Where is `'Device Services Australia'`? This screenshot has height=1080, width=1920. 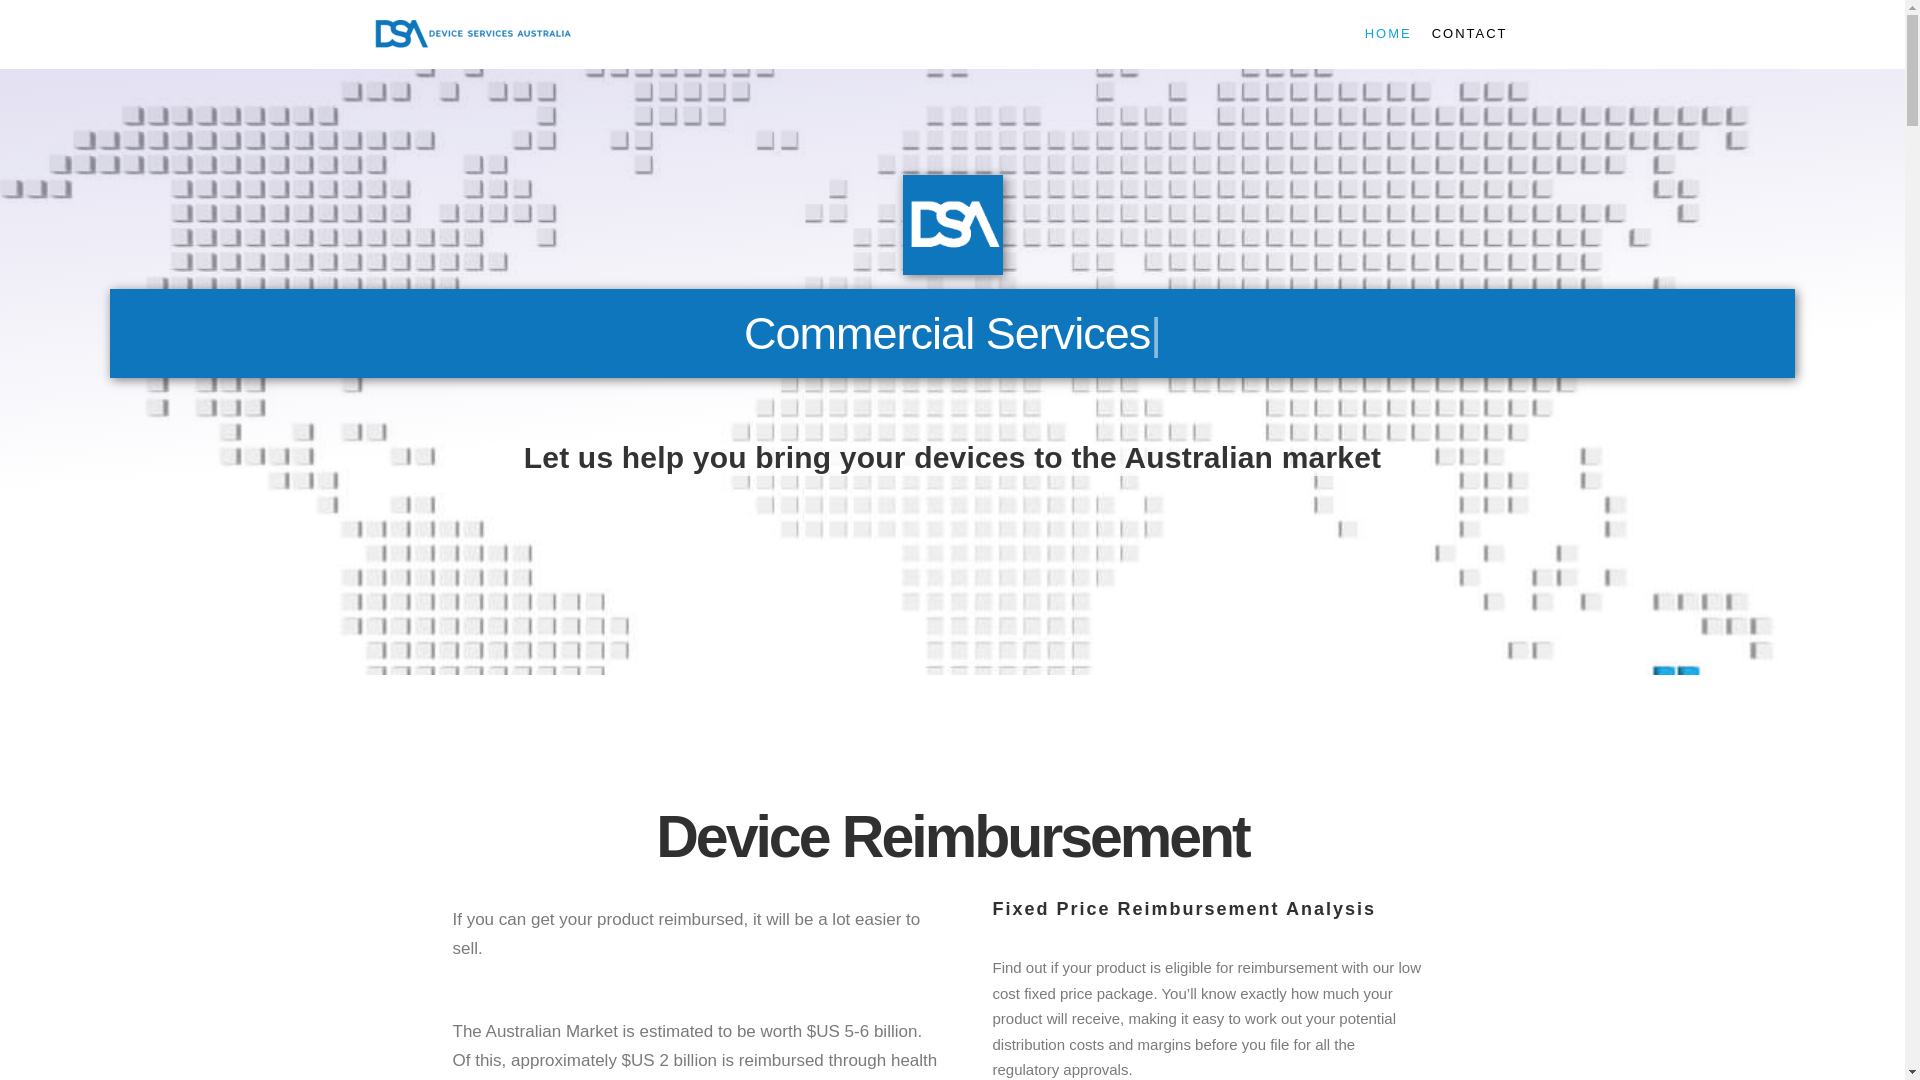
'Device Services Australia' is located at coordinates (470, 34).